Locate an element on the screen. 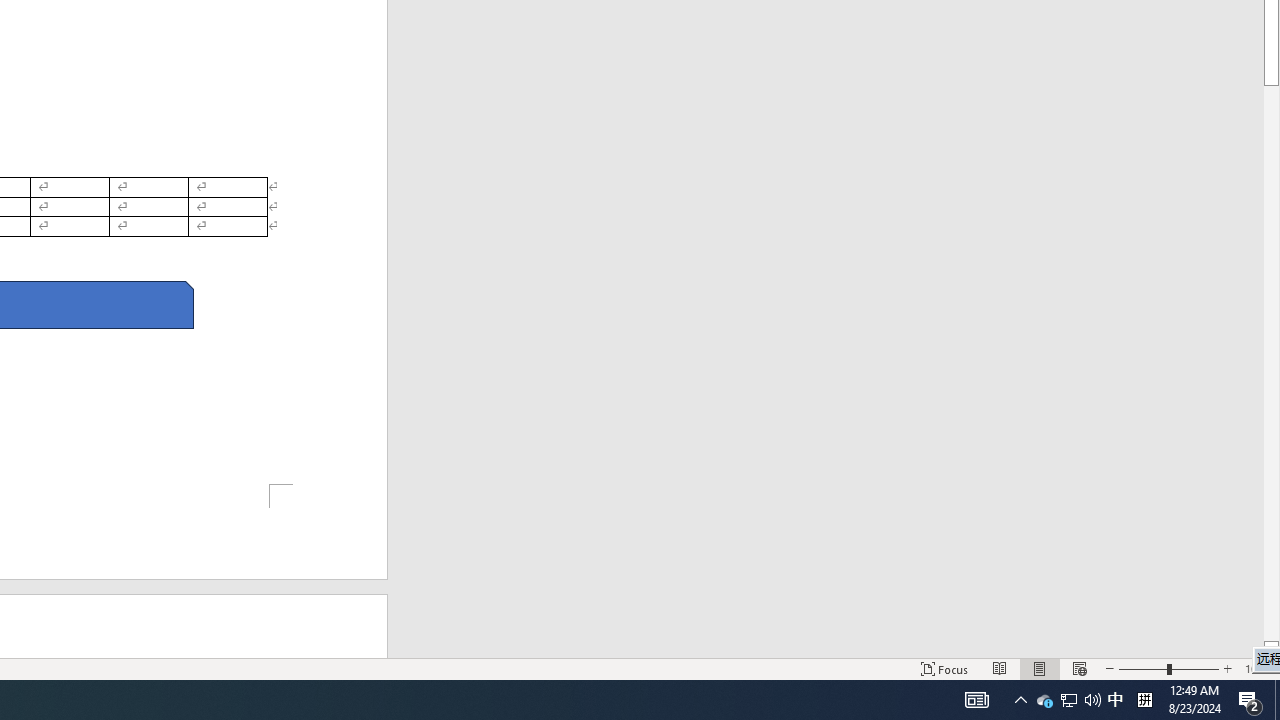 The image size is (1280, 720). 'Page down' is located at coordinates (1270, 363).